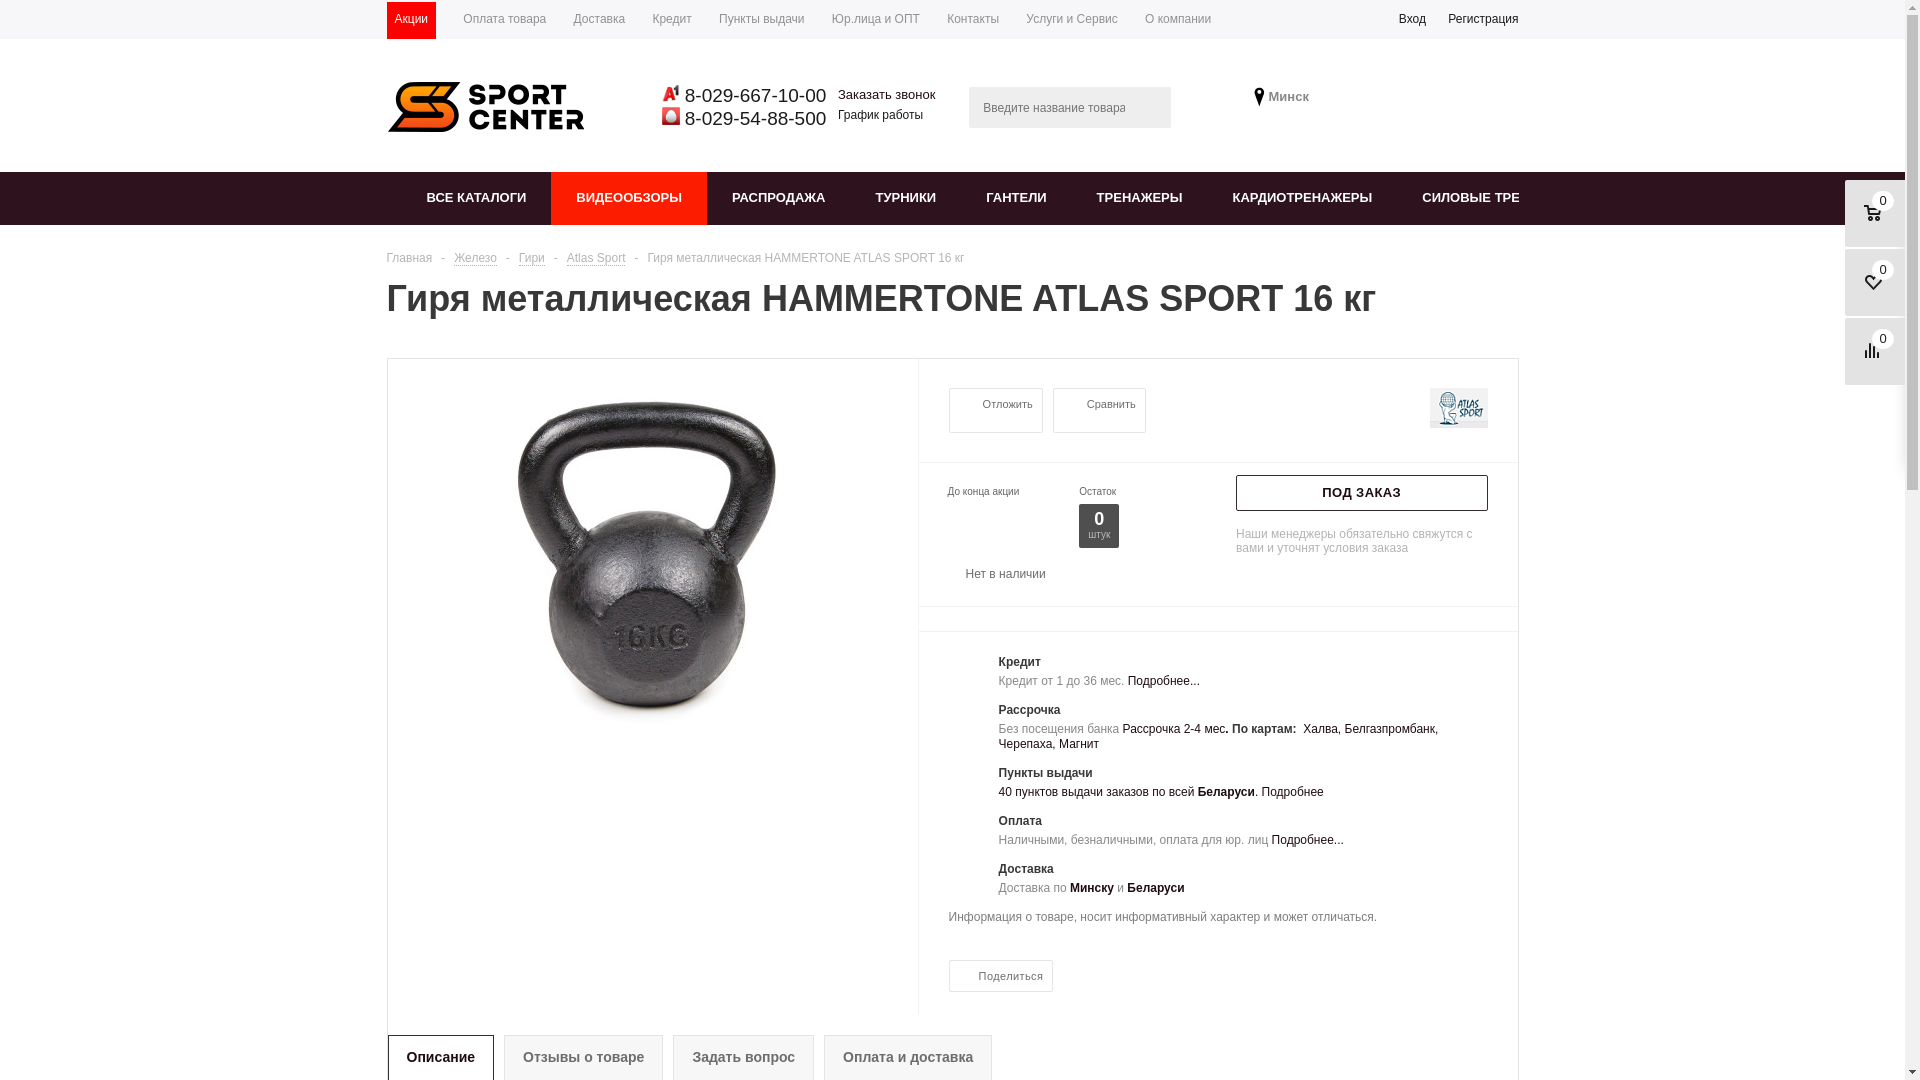  I want to click on 'Atlas Sport', so click(1459, 407).